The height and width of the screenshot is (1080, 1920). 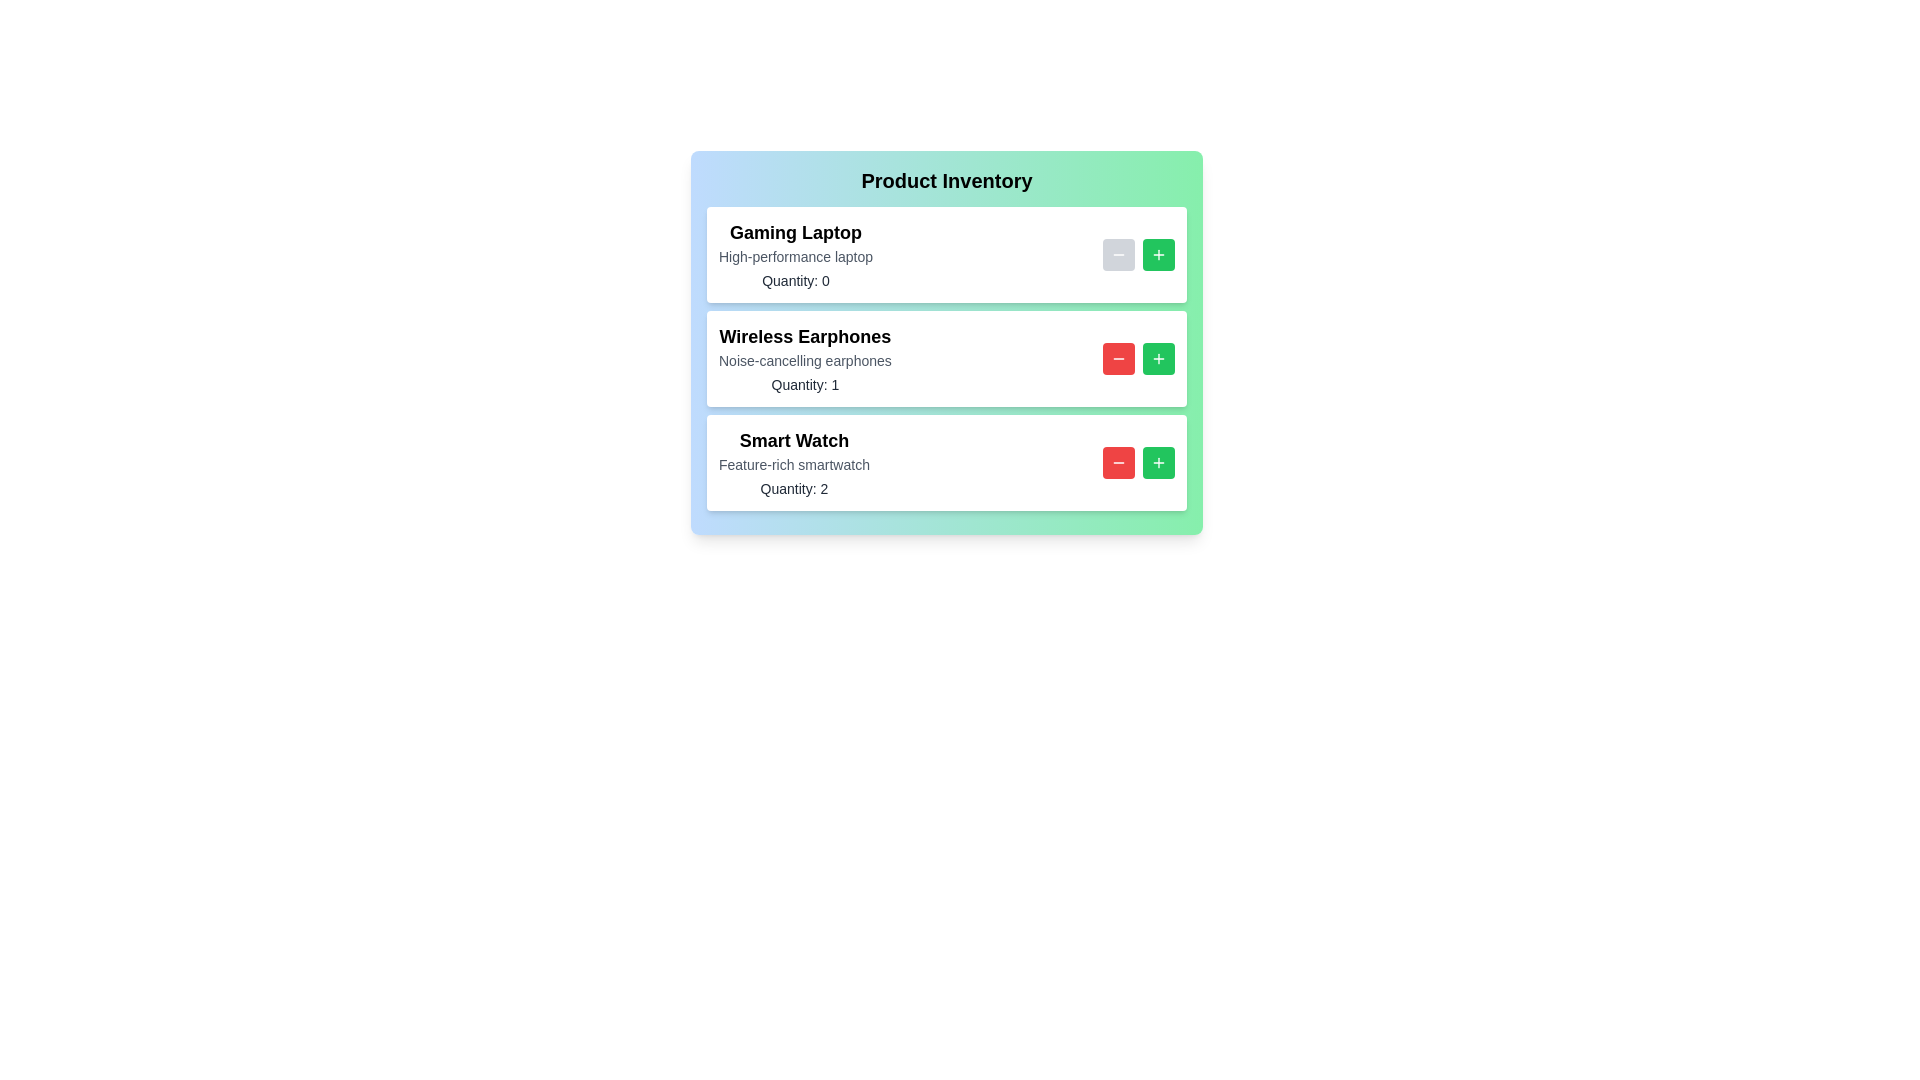 What do you see at coordinates (1158, 253) in the screenshot?
I see `'+' button for the product identified by Gaming Laptop` at bounding box center [1158, 253].